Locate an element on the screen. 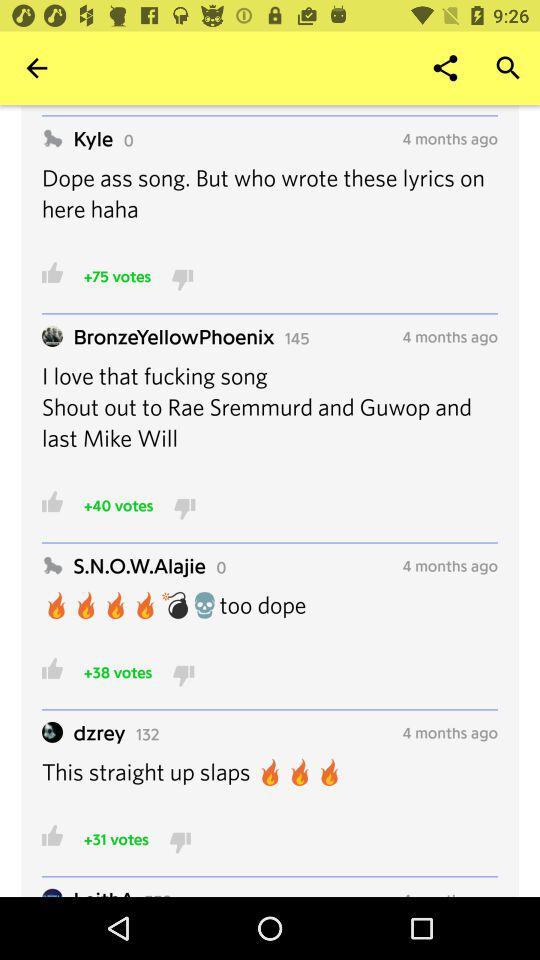  +40 votes item is located at coordinates (118, 504).